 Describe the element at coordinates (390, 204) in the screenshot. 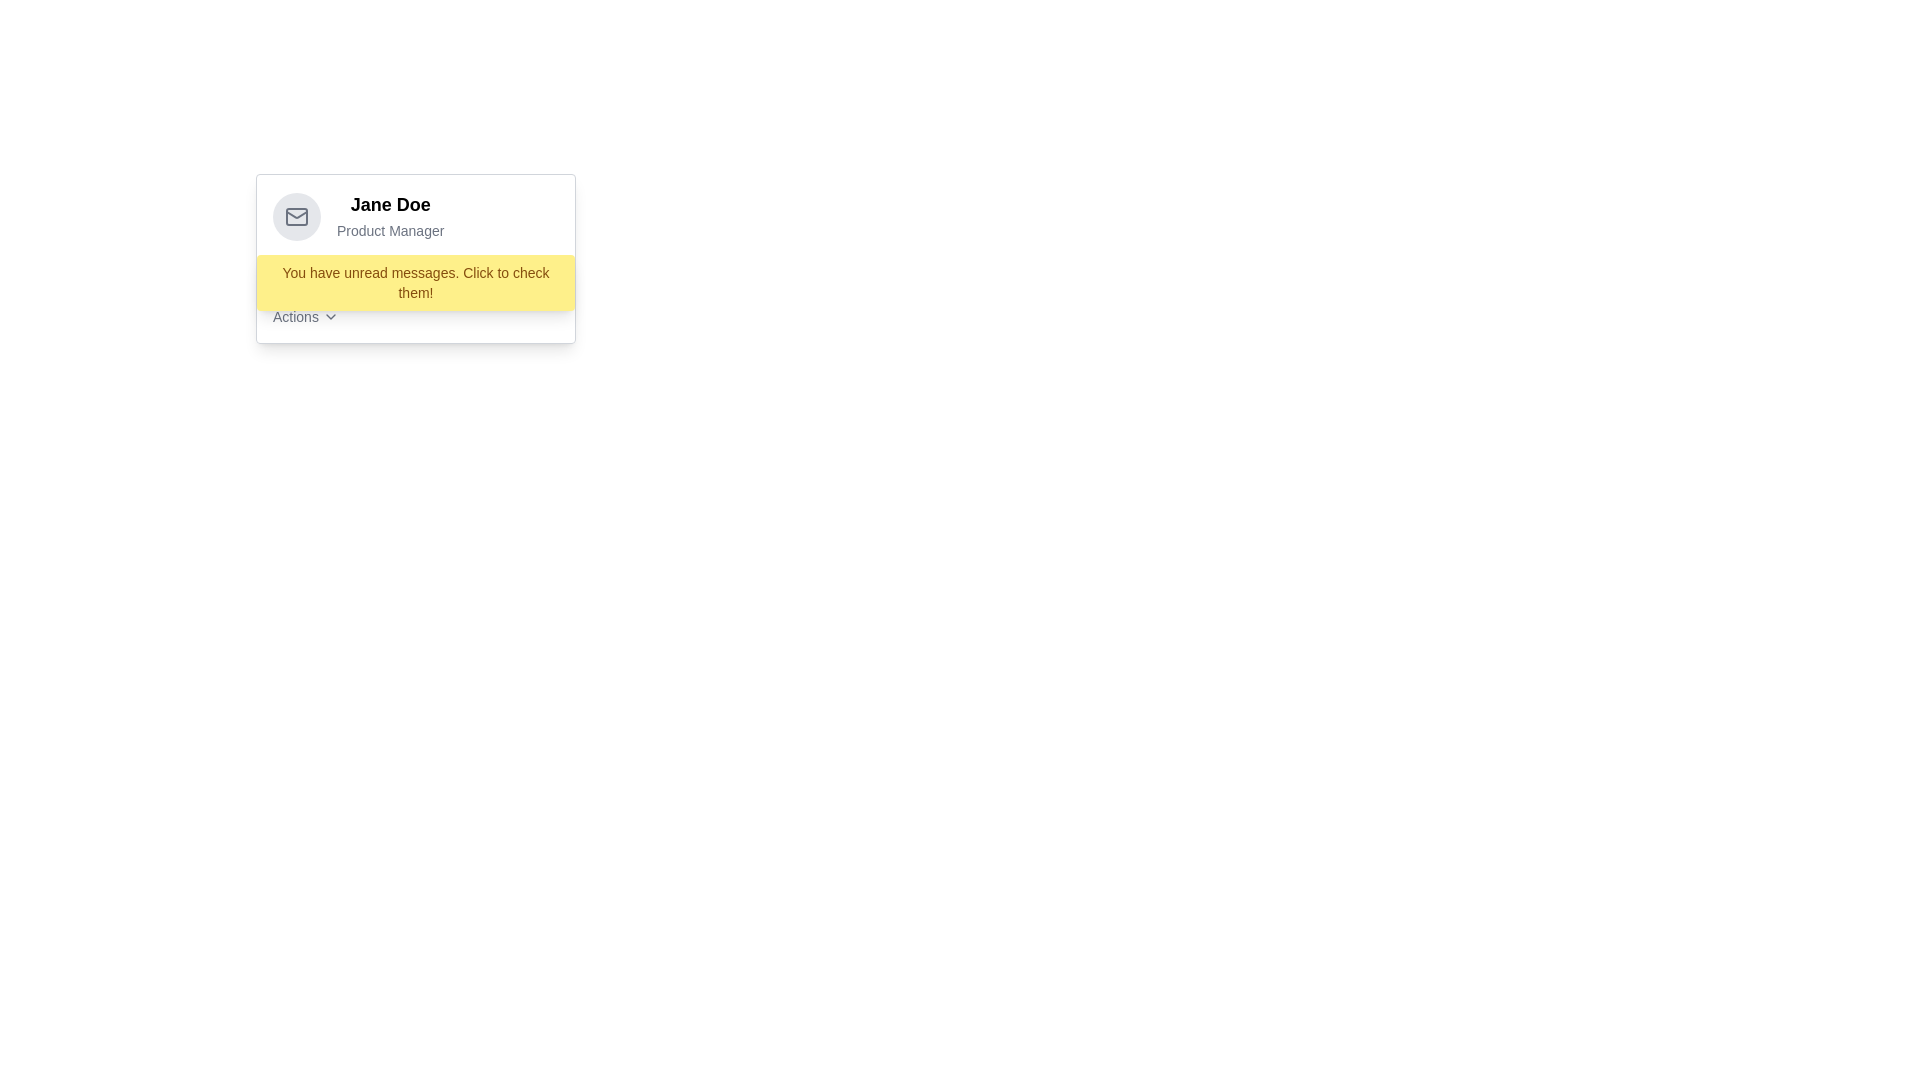

I see `the static text displaying the user's name, which is located in the left section of the card, above the 'Product Manager' label and to the right of the user profile icon` at that location.